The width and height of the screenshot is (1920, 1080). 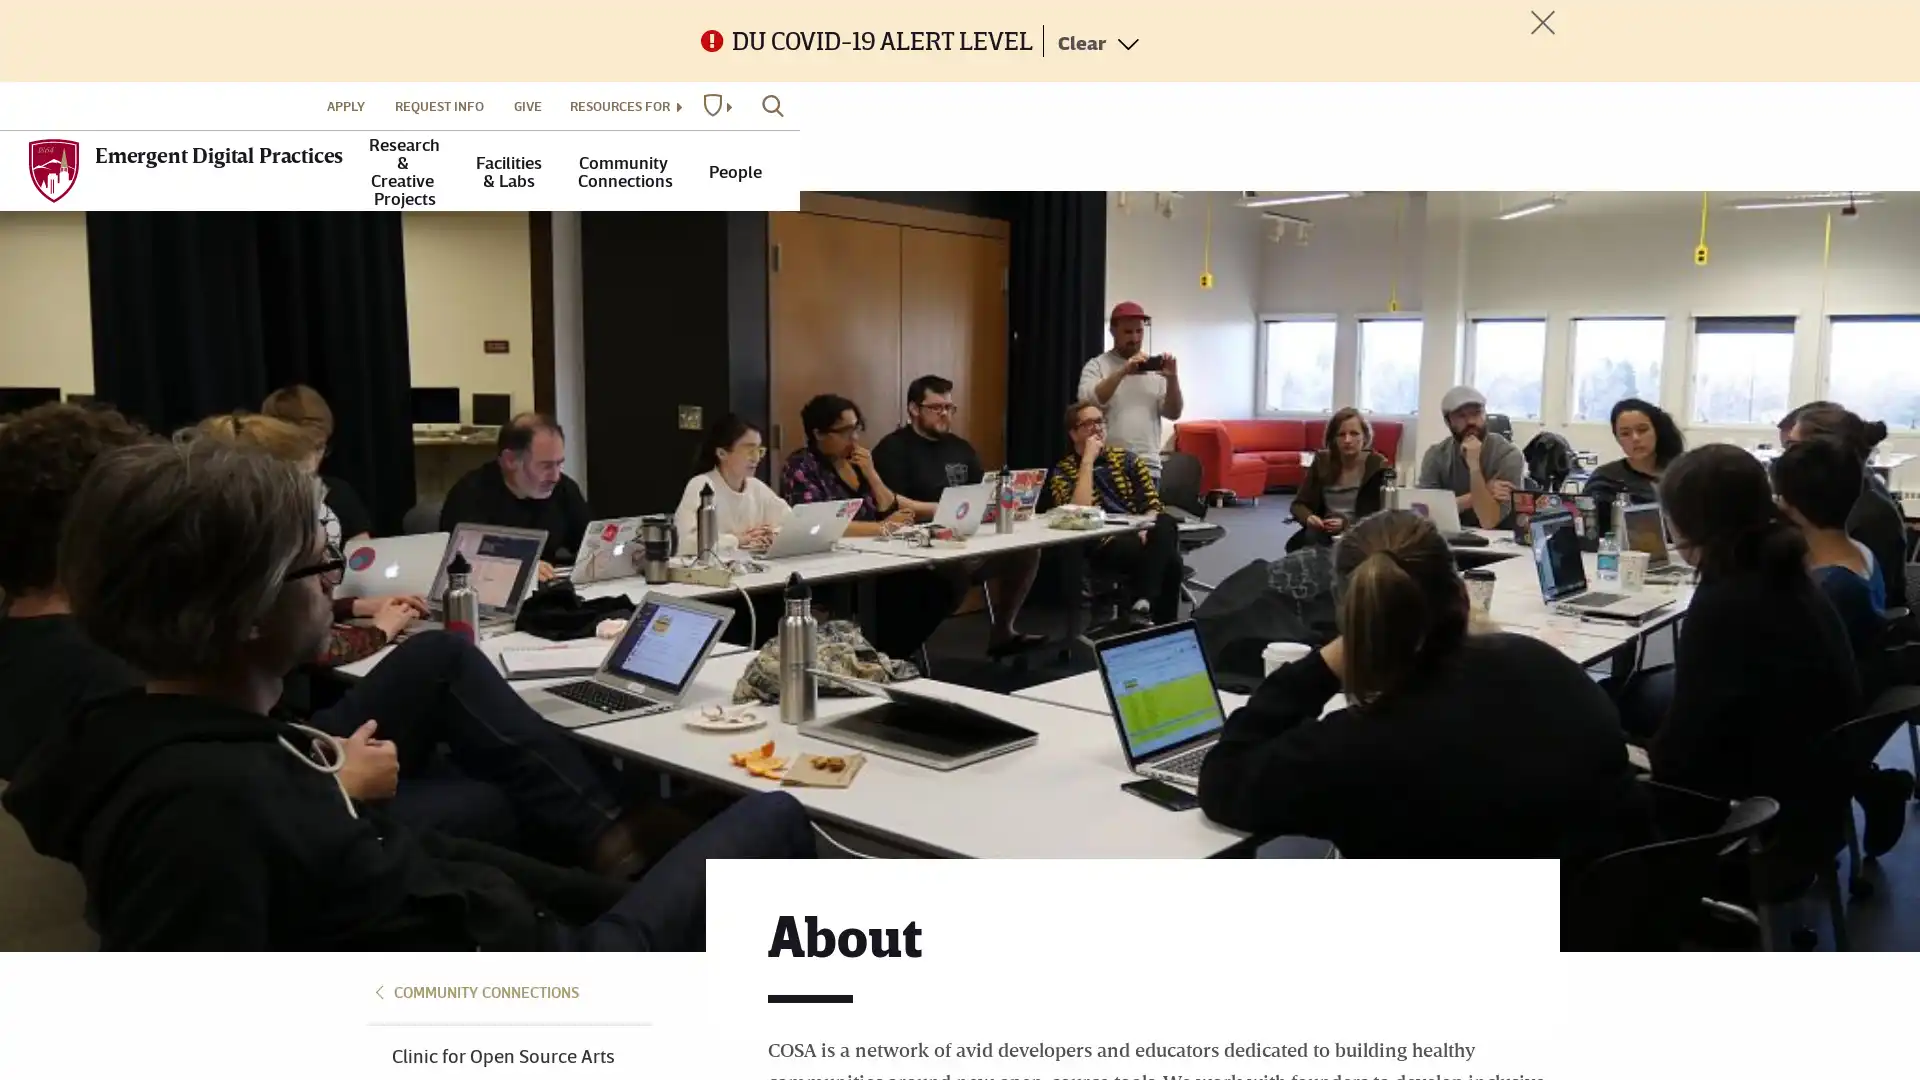 What do you see at coordinates (1477, 105) in the screenshot?
I see `DU WEBSITES` at bounding box center [1477, 105].